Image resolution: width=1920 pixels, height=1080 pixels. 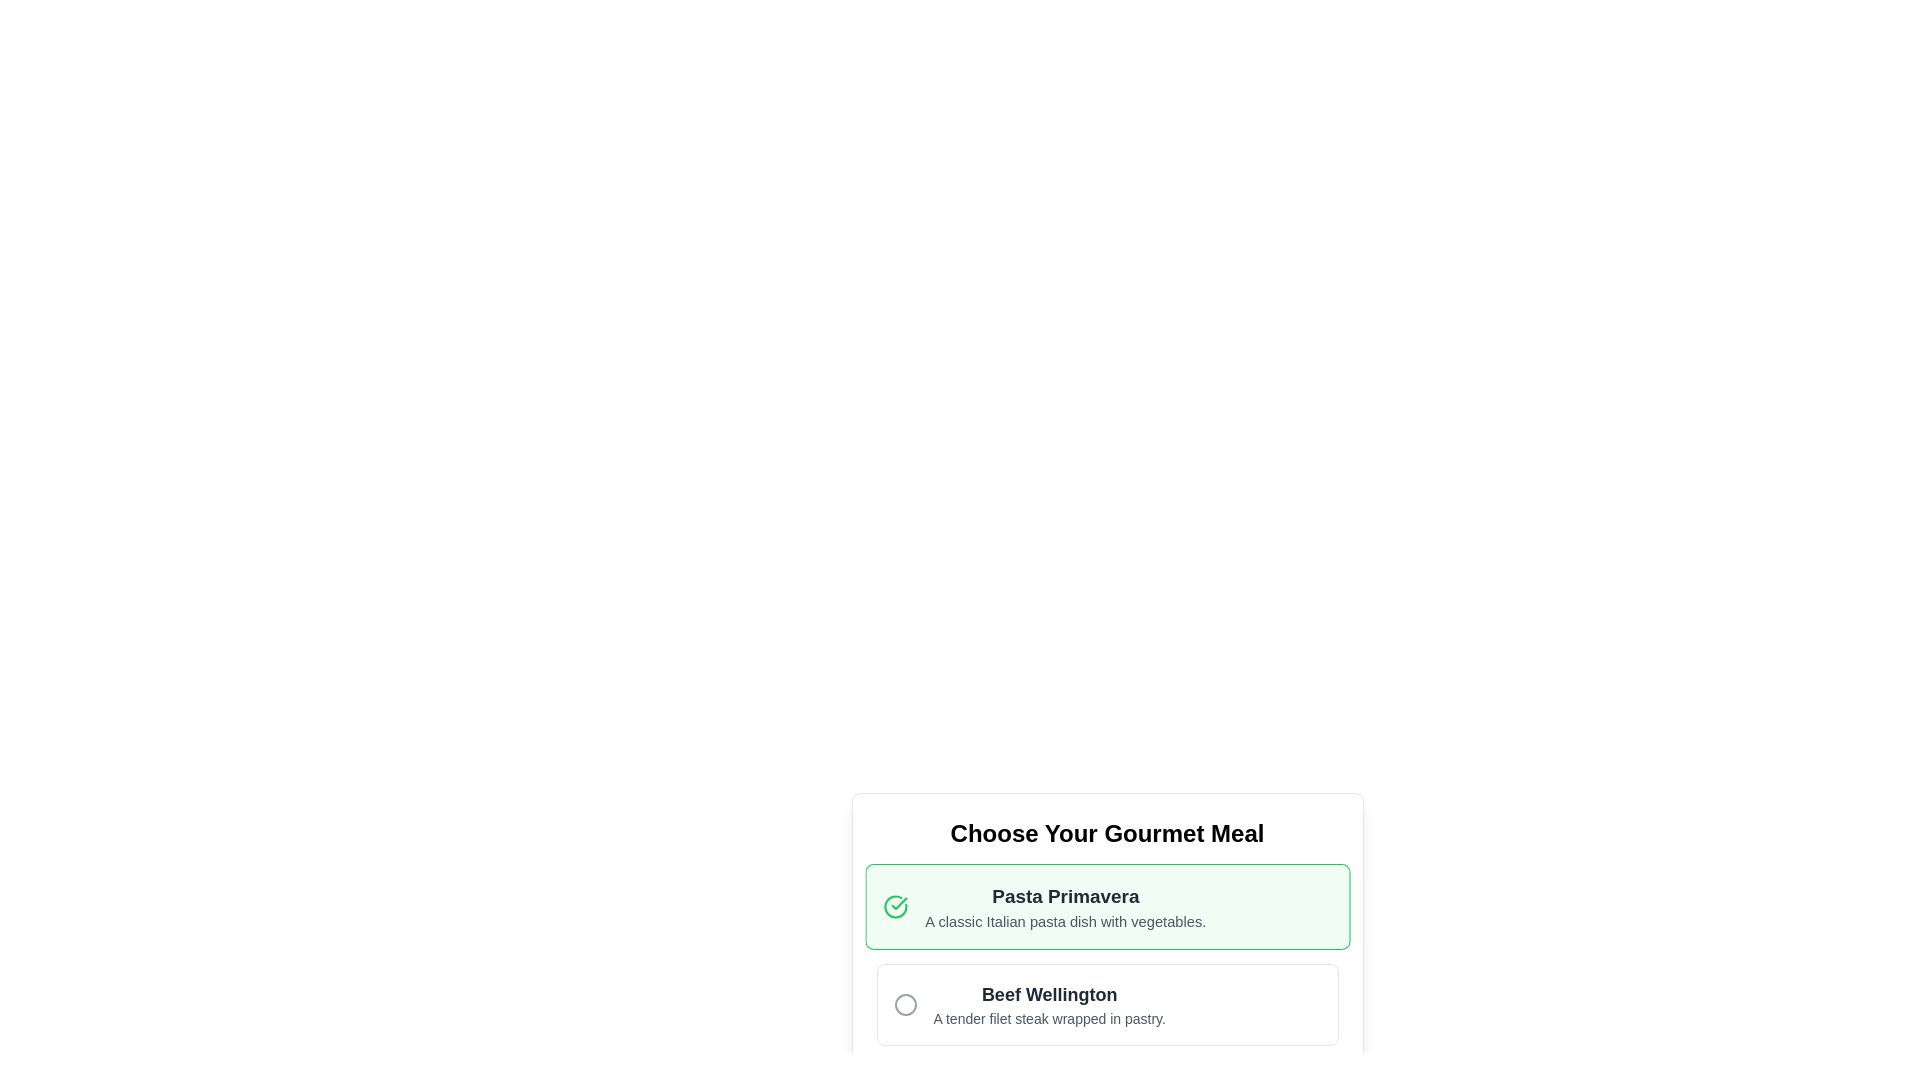 What do you see at coordinates (904, 1005) in the screenshot?
I see `the circular gray icon positioned to the left of the 'Beef Wellington' text` at bounding box center [904, 1005].